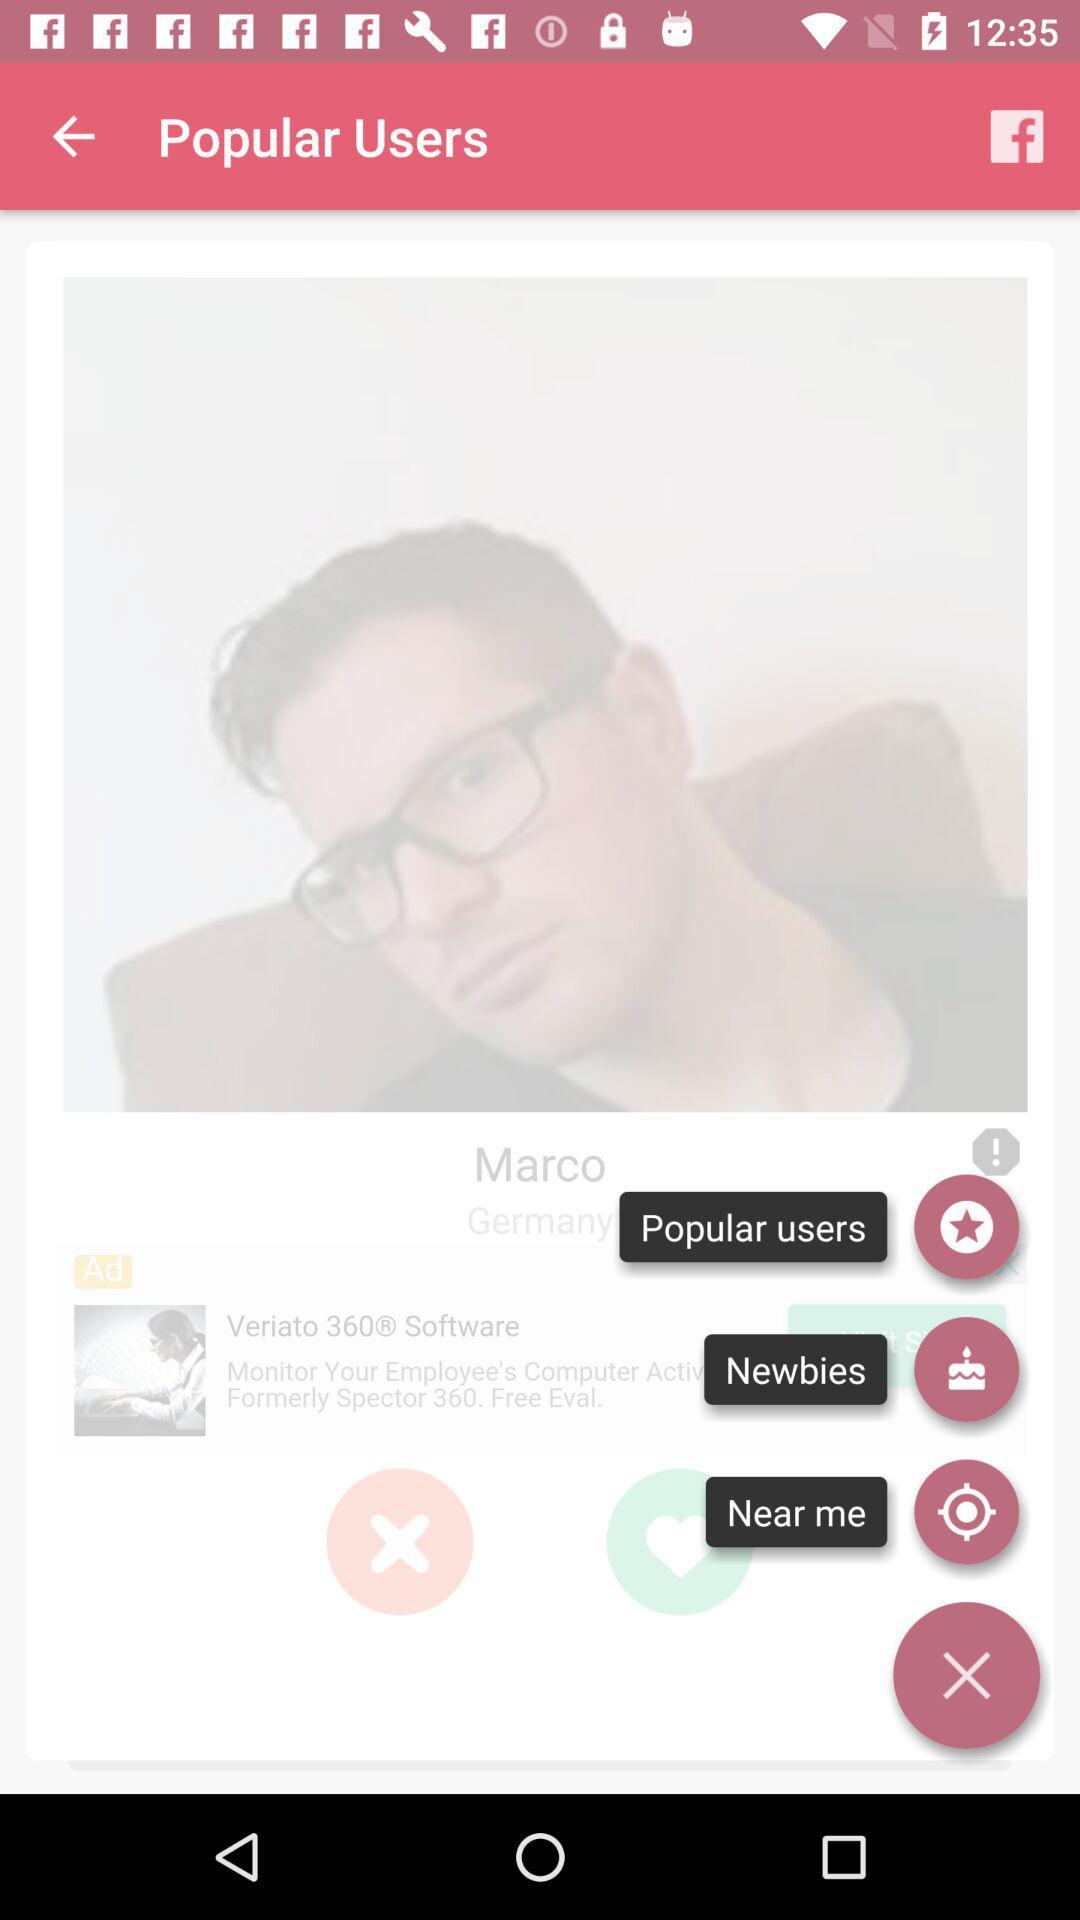 The image size is (1080, 1920). Describe the element at coordinates (678, 1540) in the screenshot. I see `the favorite icon` at that location.